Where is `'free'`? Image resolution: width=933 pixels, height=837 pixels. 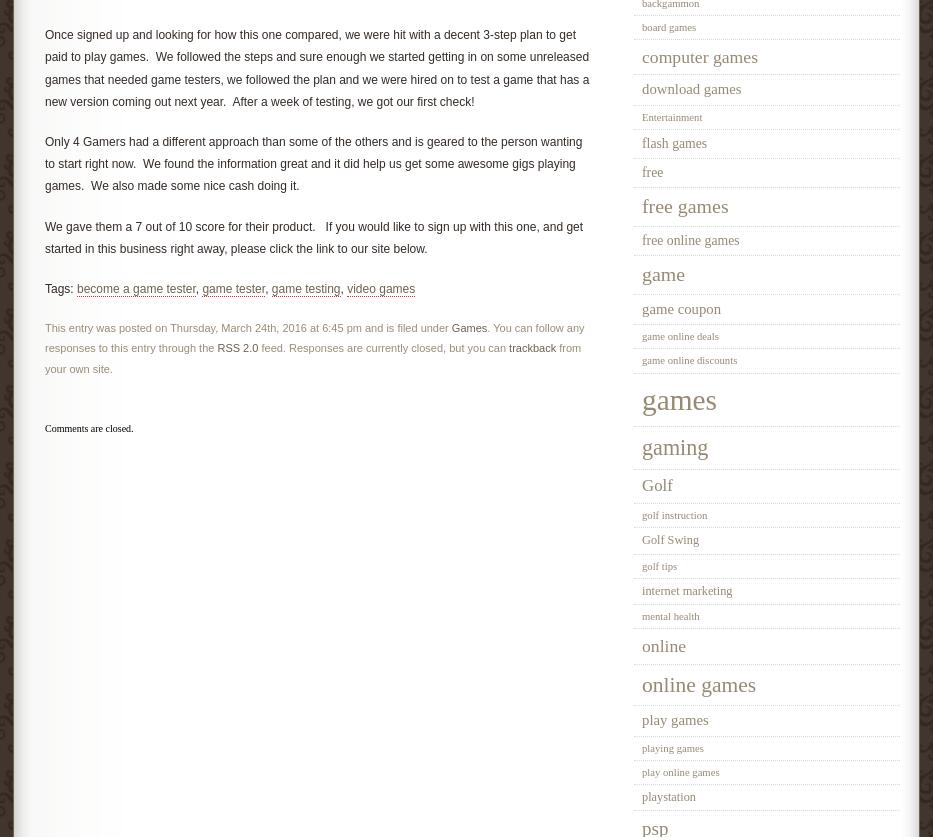
'free' is located at coordinates (651, 171).